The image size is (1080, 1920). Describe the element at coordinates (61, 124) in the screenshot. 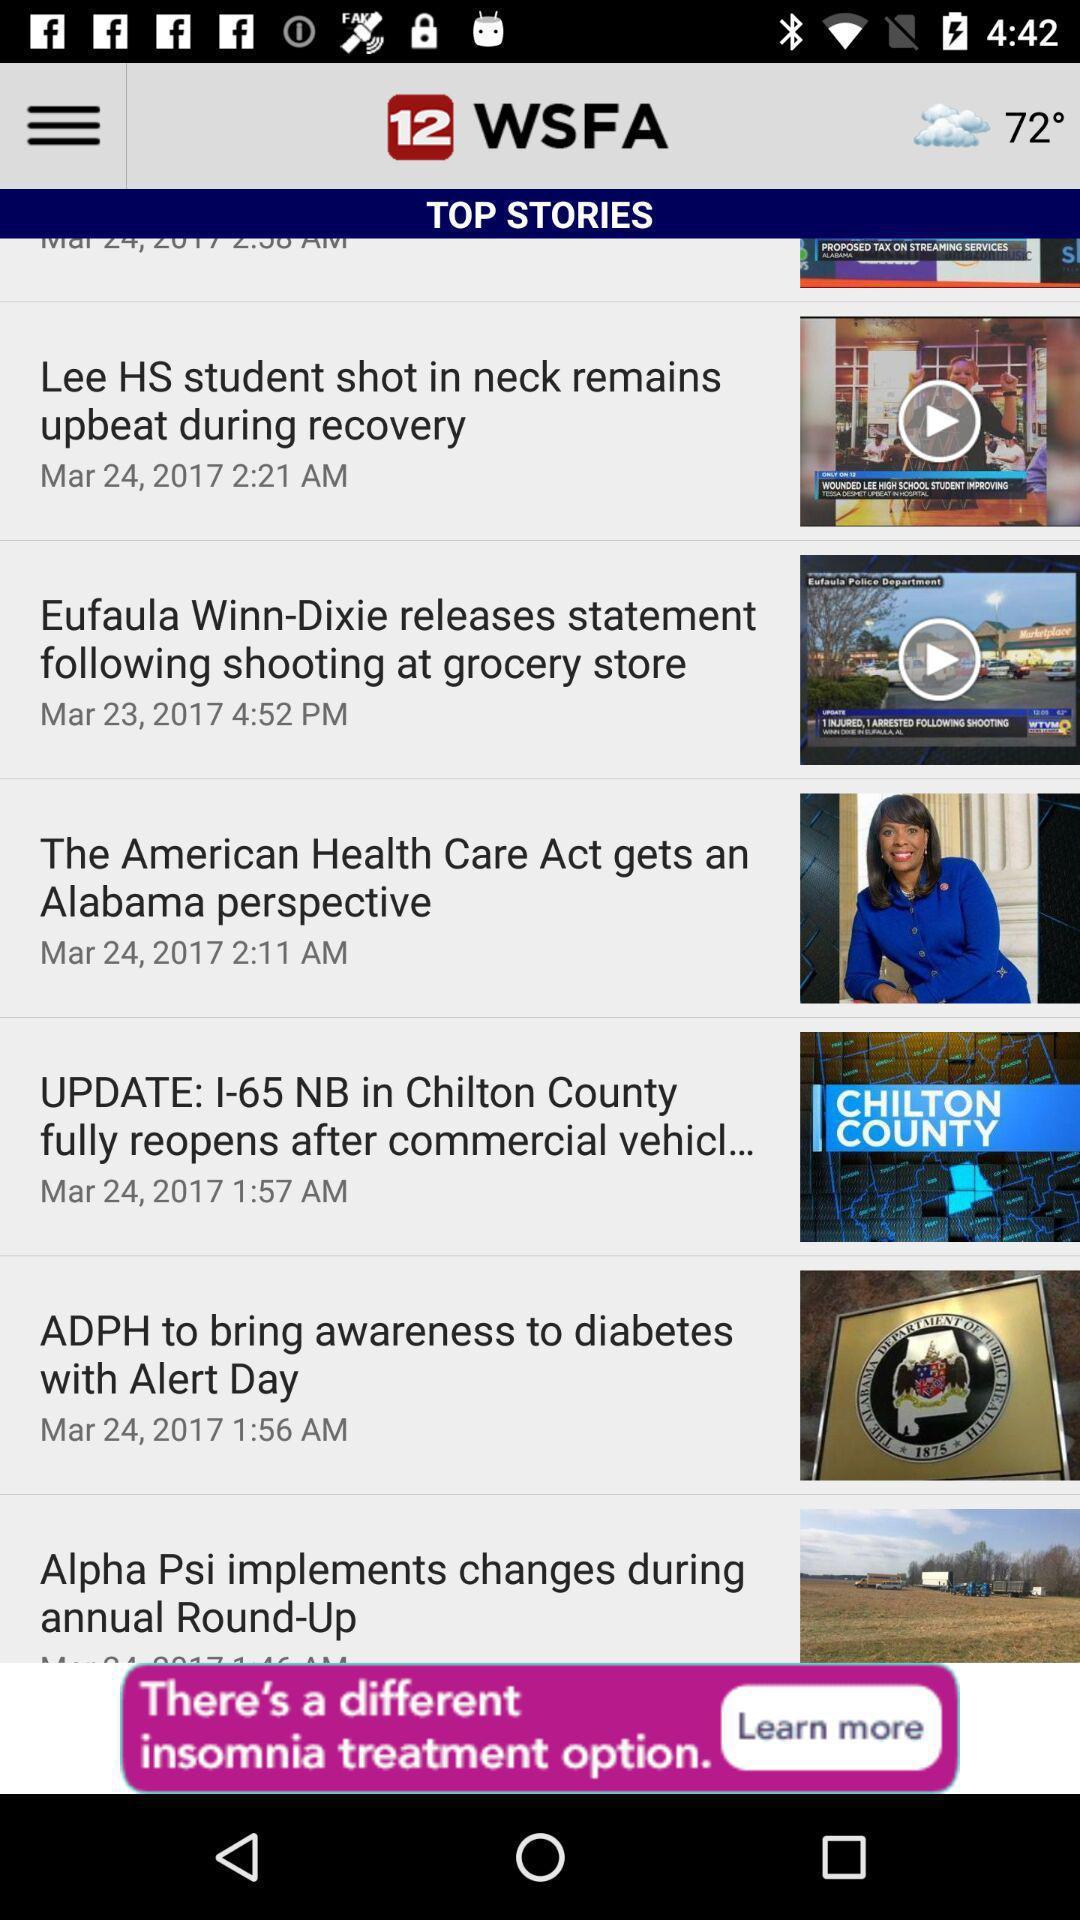

I see `the menu icon` at that location.